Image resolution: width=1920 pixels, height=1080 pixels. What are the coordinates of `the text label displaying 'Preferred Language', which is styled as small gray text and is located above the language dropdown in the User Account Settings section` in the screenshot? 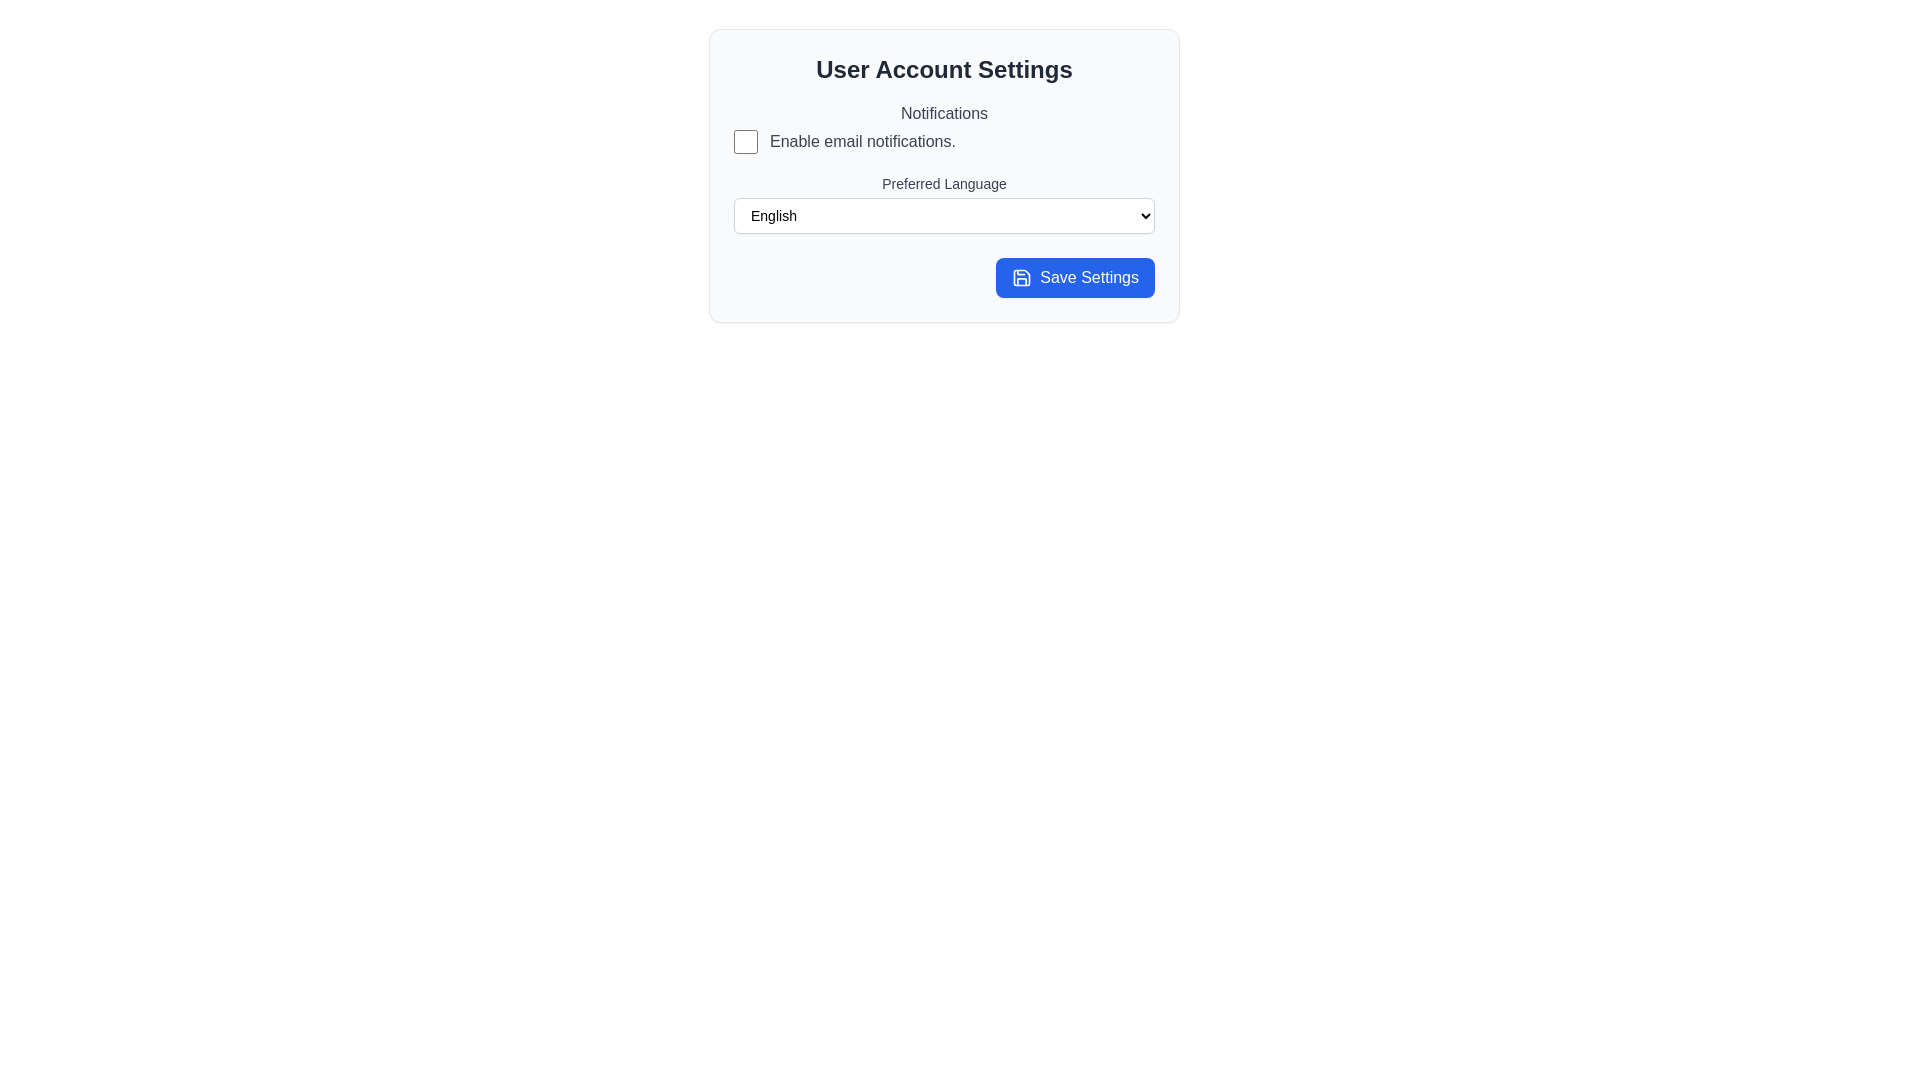 It's located at (943, 184).